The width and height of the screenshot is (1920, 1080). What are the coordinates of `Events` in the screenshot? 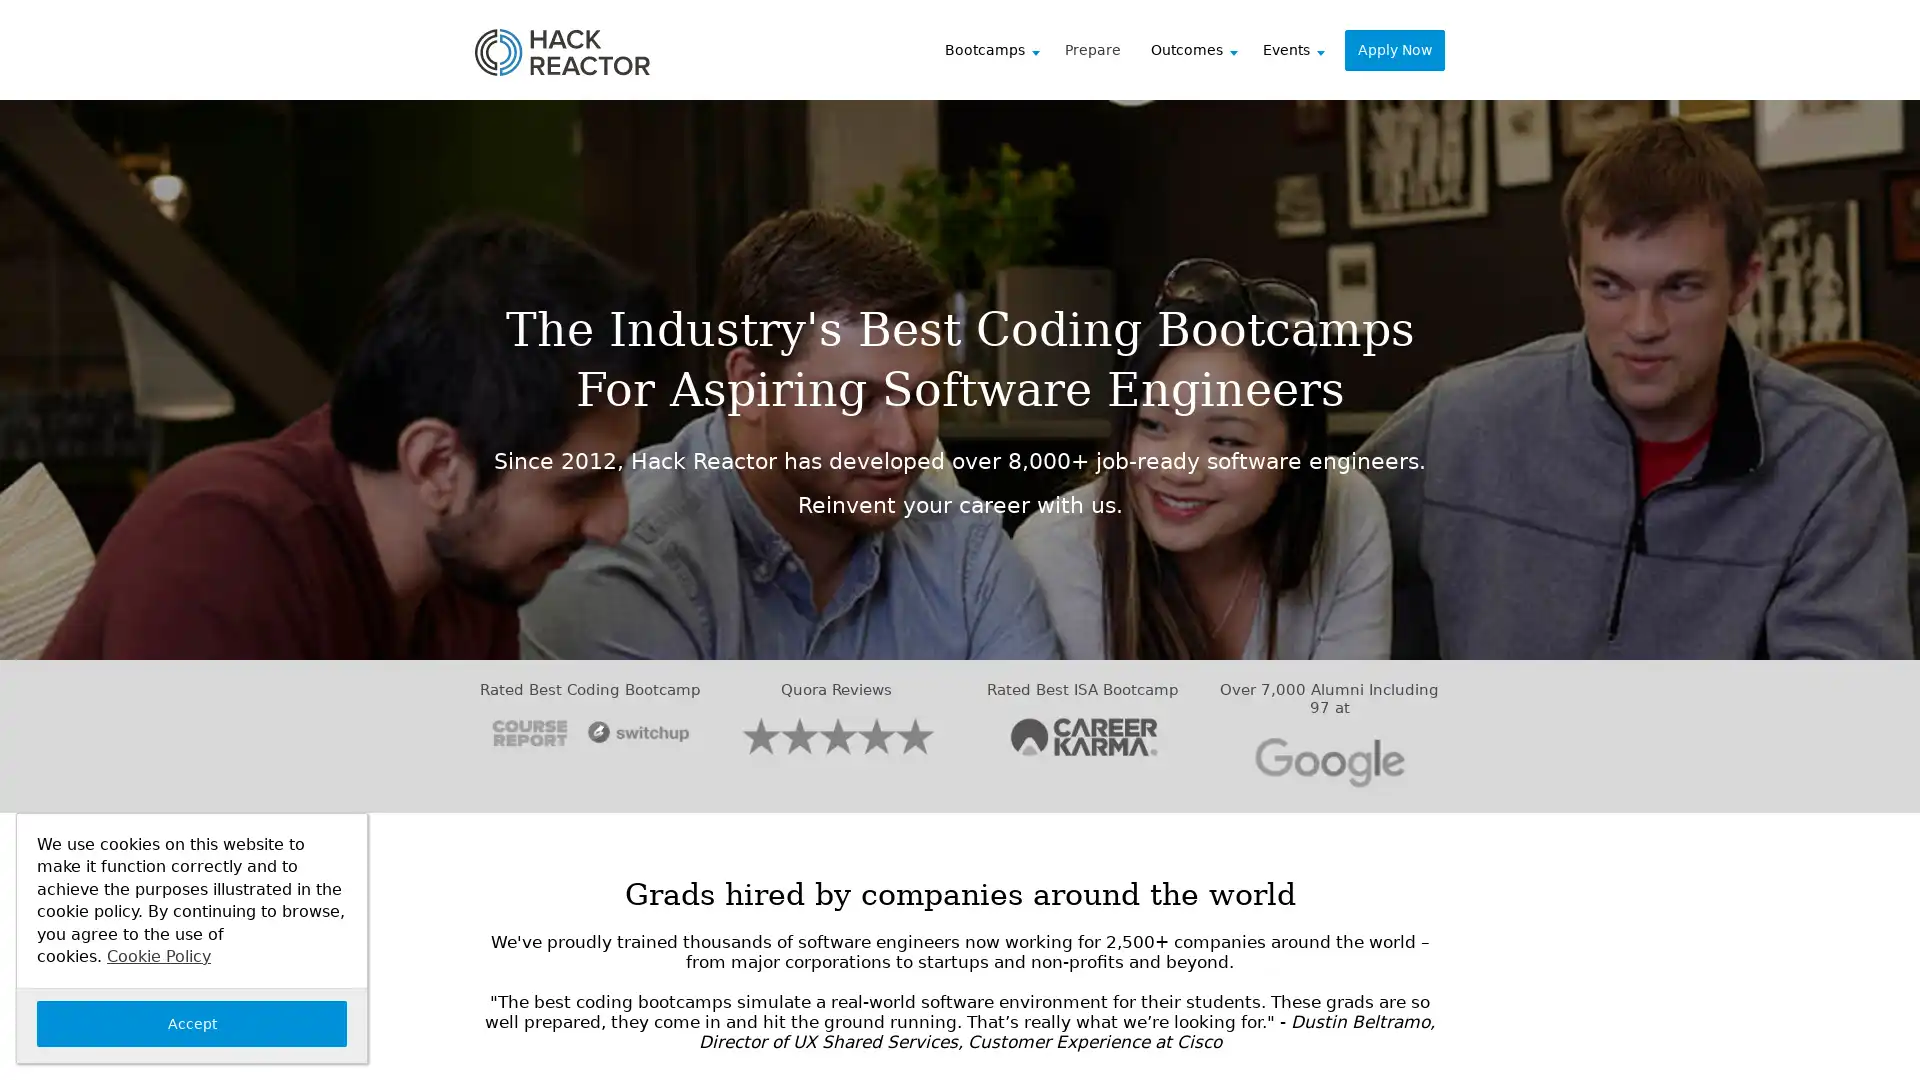 It's located at (1301, 49).